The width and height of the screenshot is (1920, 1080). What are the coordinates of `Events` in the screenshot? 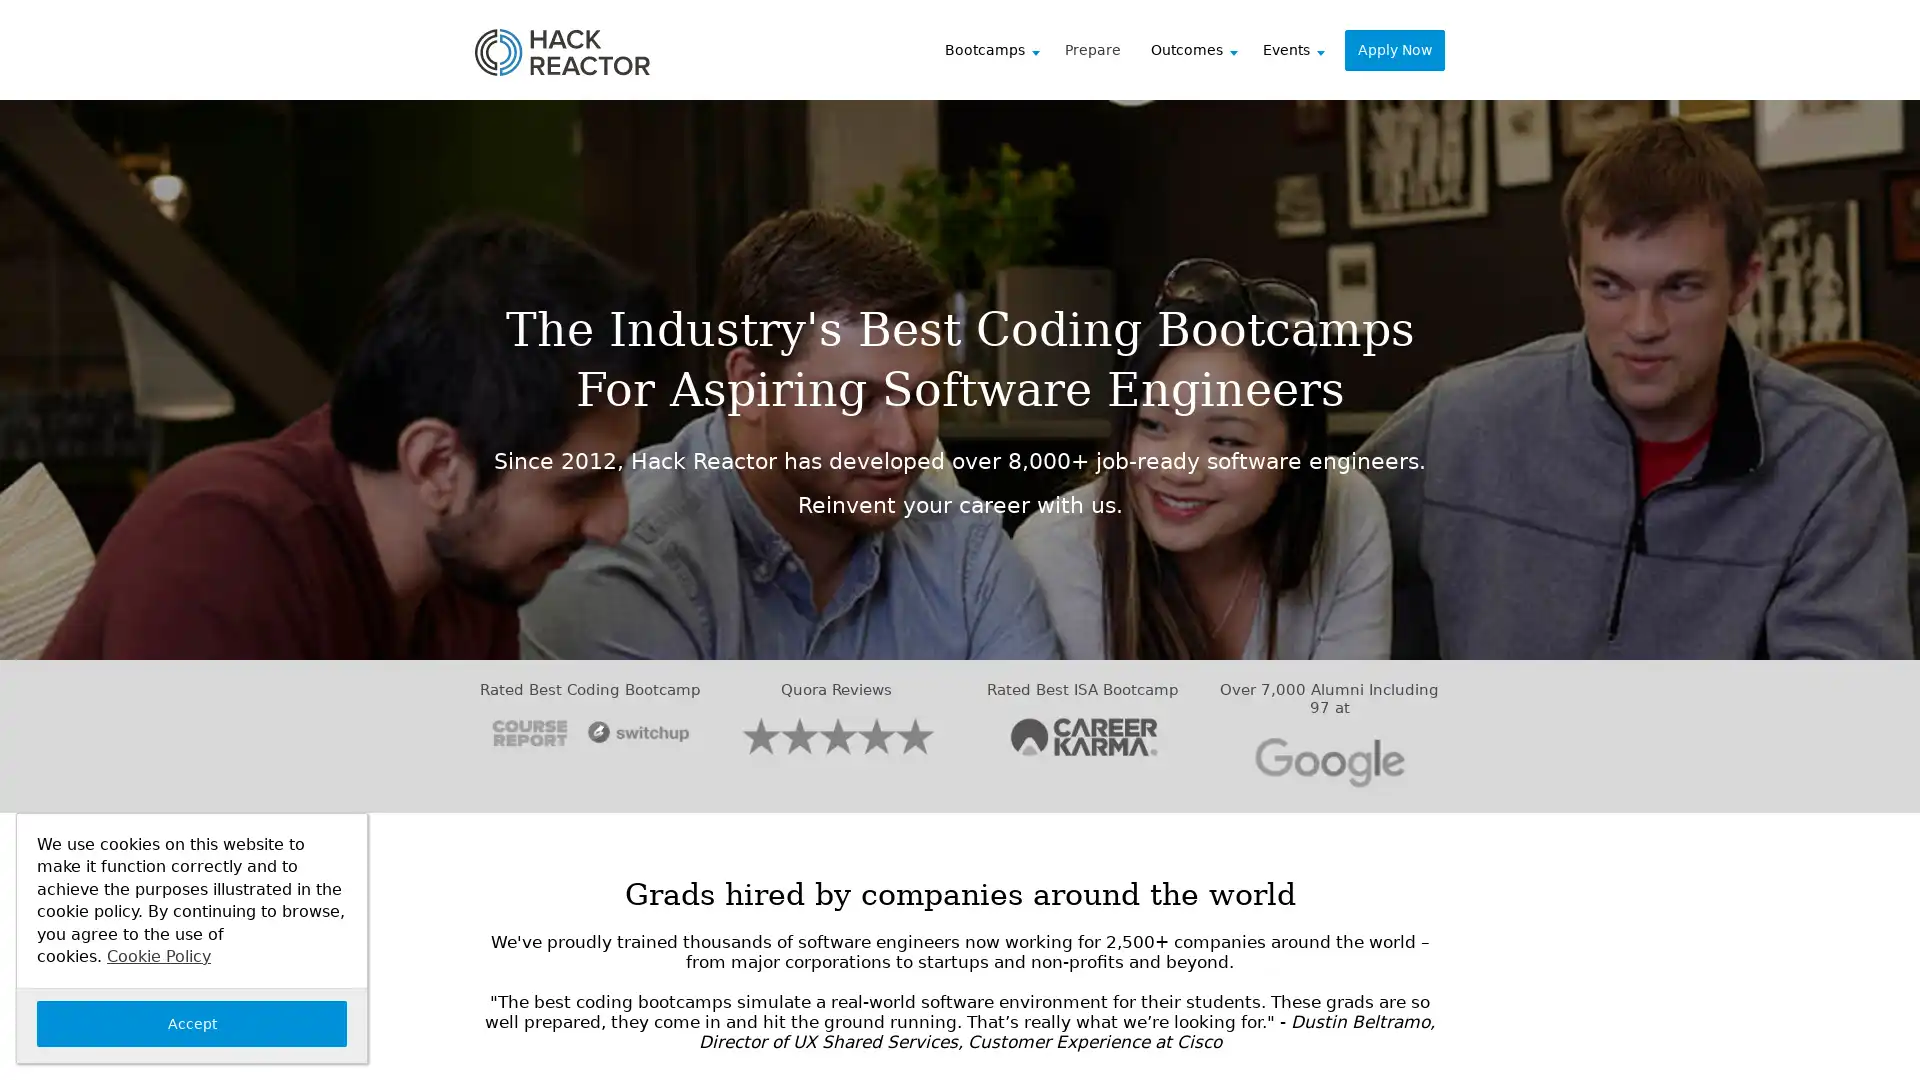 It's located at (1301, 49).